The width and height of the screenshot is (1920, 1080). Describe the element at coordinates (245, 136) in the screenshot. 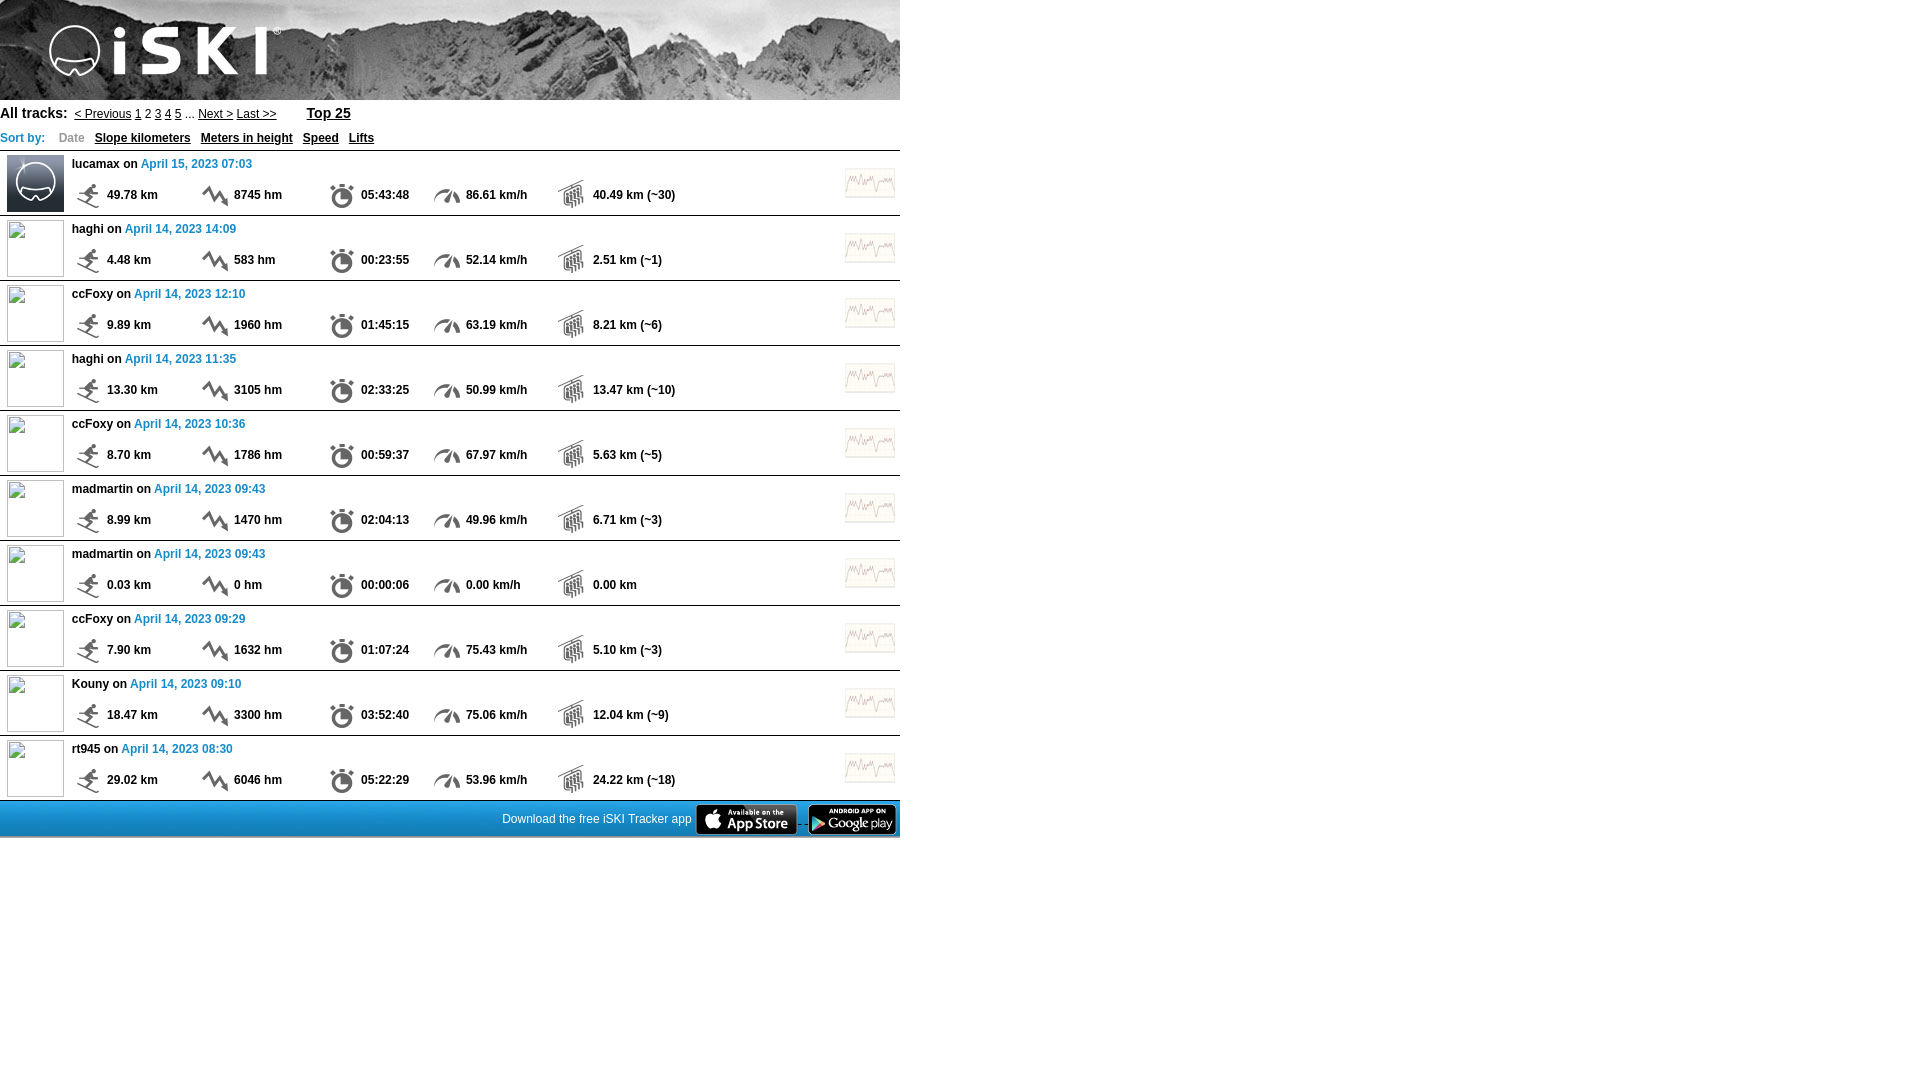

I see `'Meters in height'` at that location.